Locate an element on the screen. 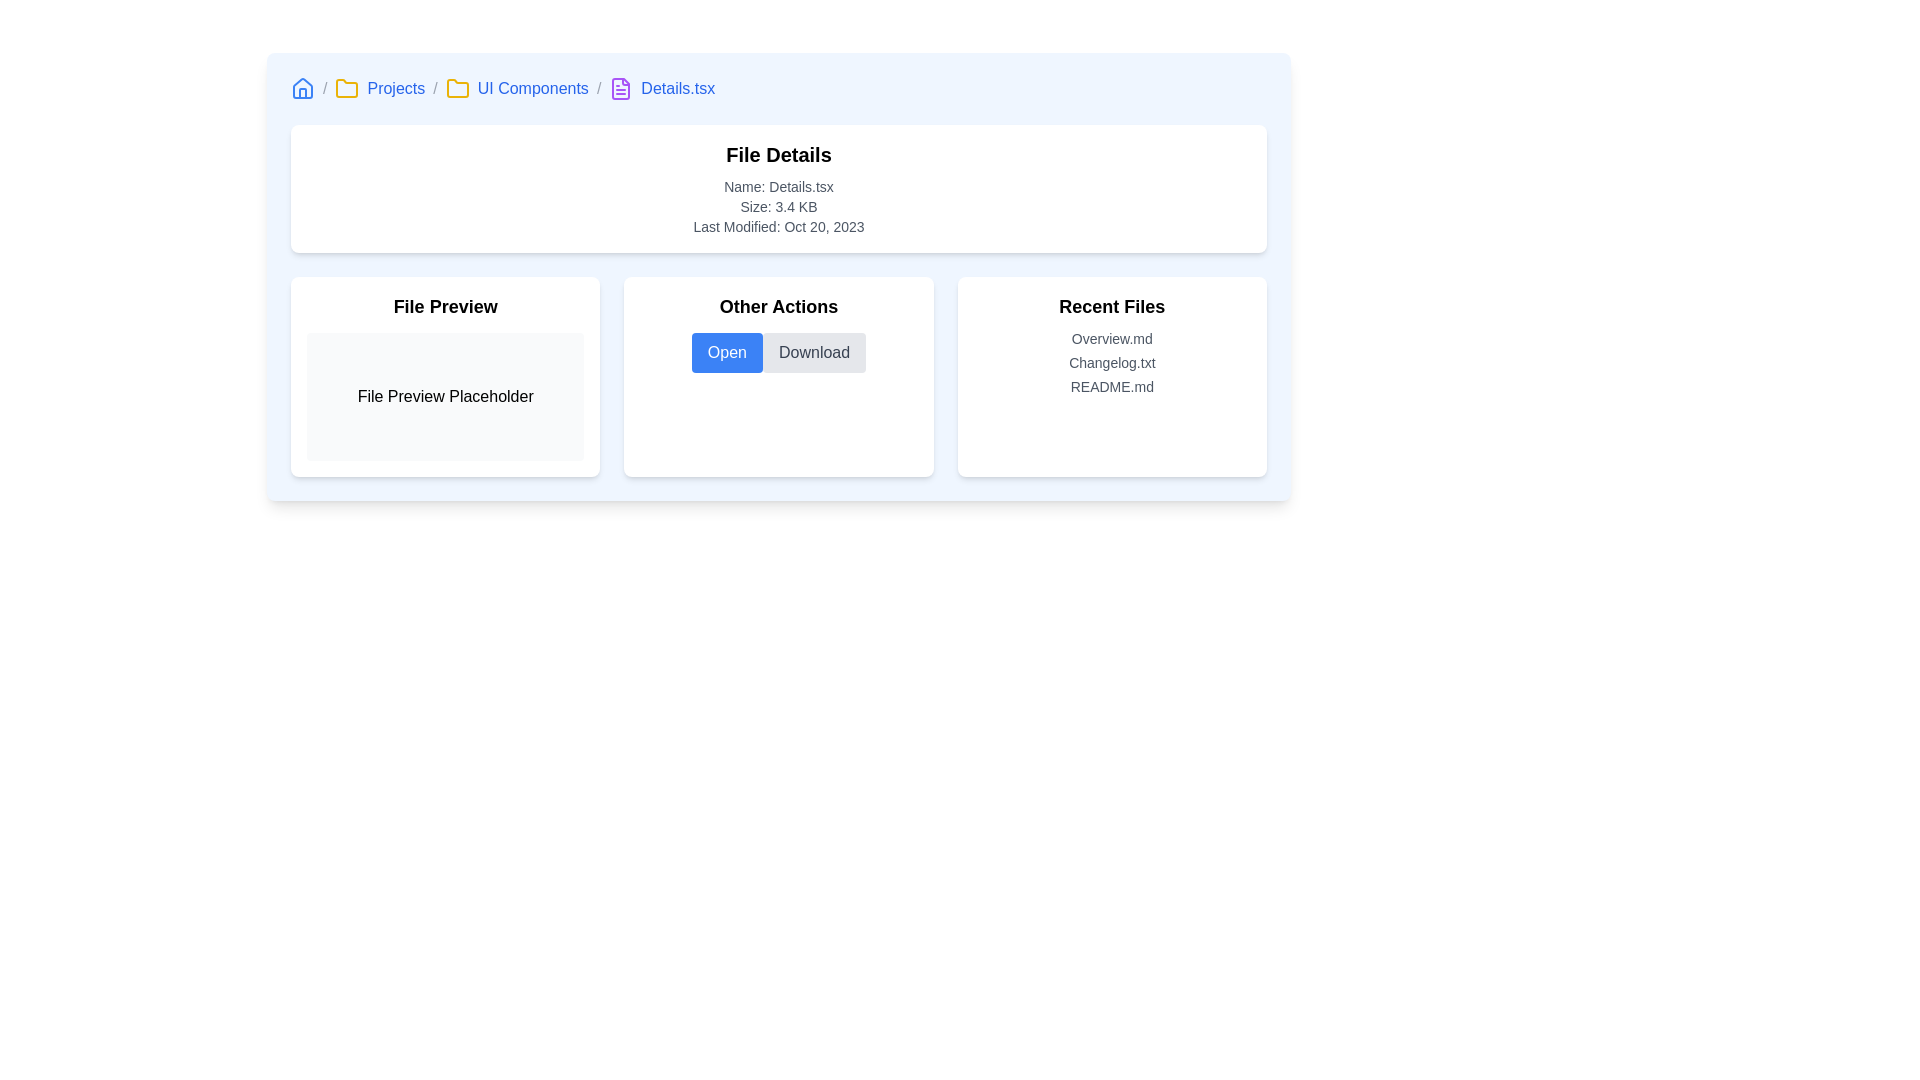  the Text Label indicating the presence of 'Changelog.txt' in the 'Recent Files' section is located at coordinates (1111, 362).